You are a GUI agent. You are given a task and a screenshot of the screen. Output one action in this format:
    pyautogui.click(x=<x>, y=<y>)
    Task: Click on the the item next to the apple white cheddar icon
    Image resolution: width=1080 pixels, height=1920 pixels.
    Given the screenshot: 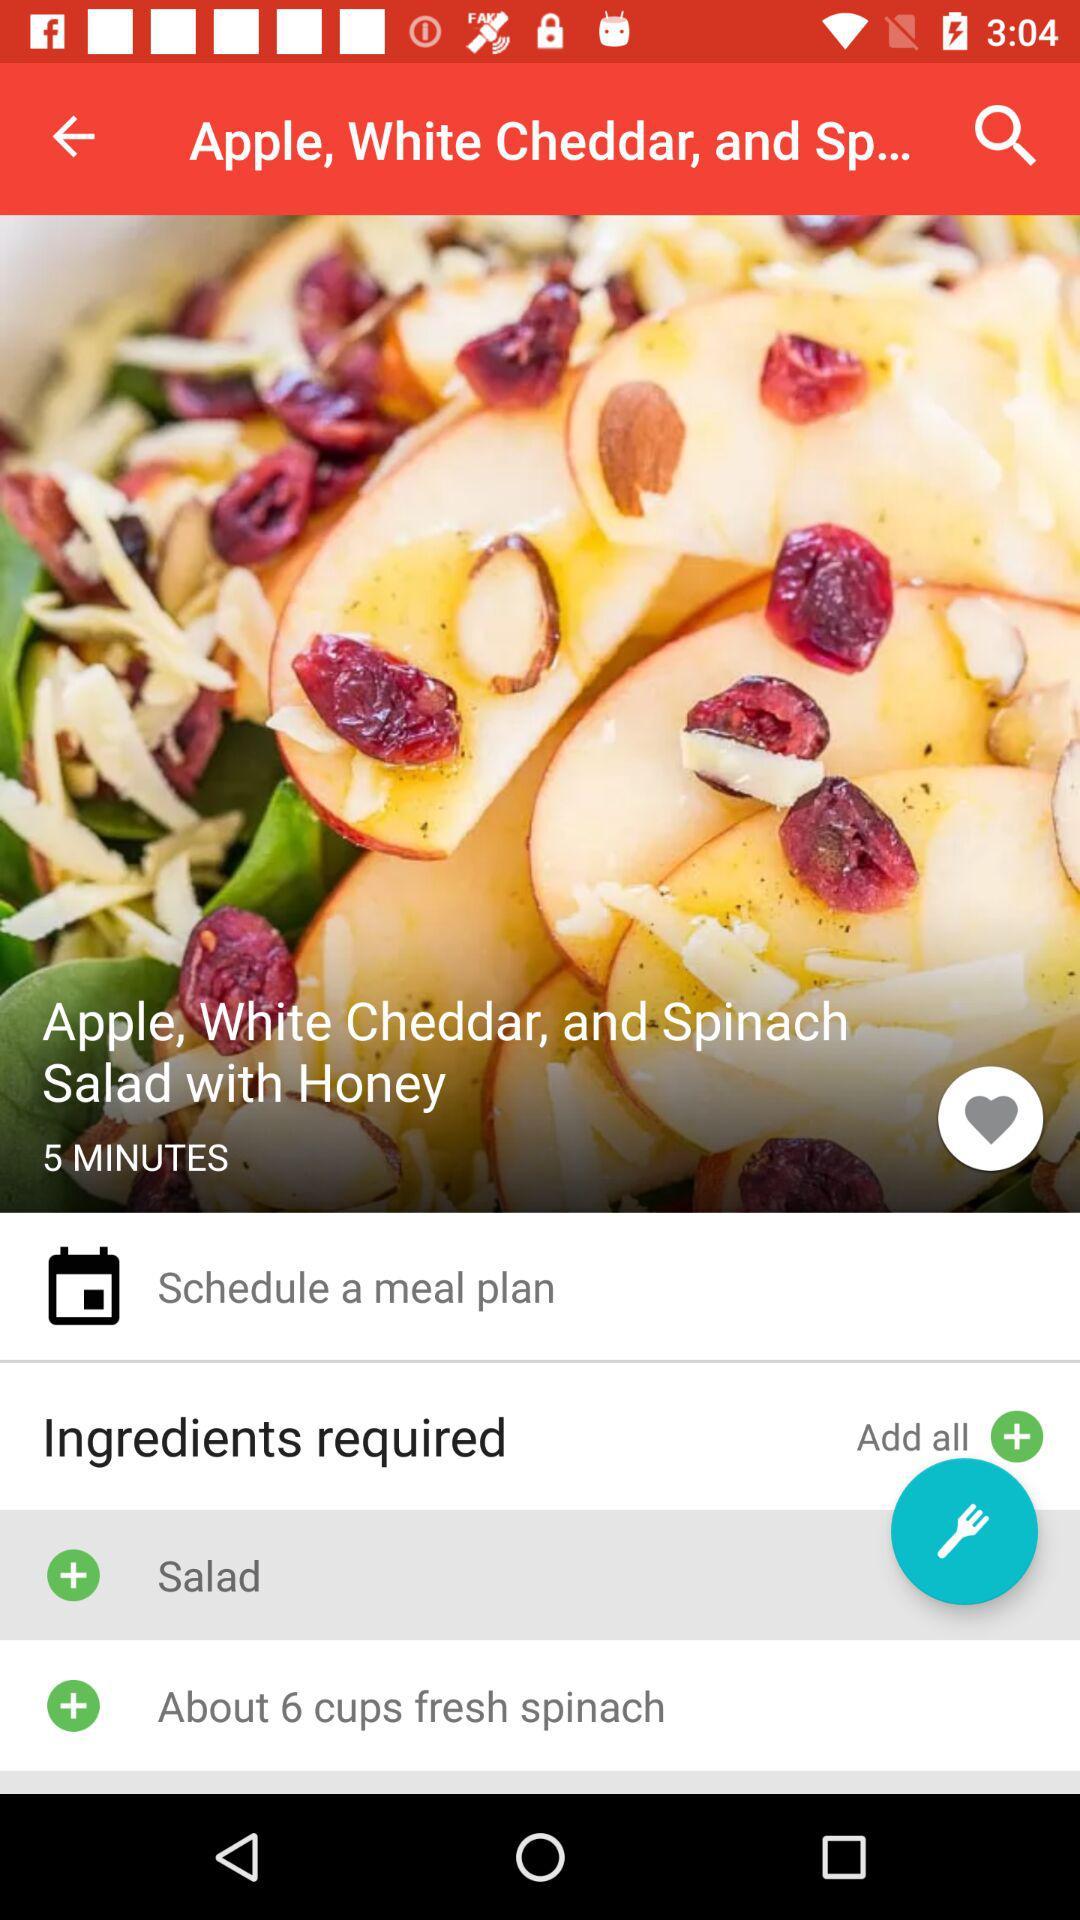 What is the action you would take?
    pyautogui.click(x=1006, y=135)
    